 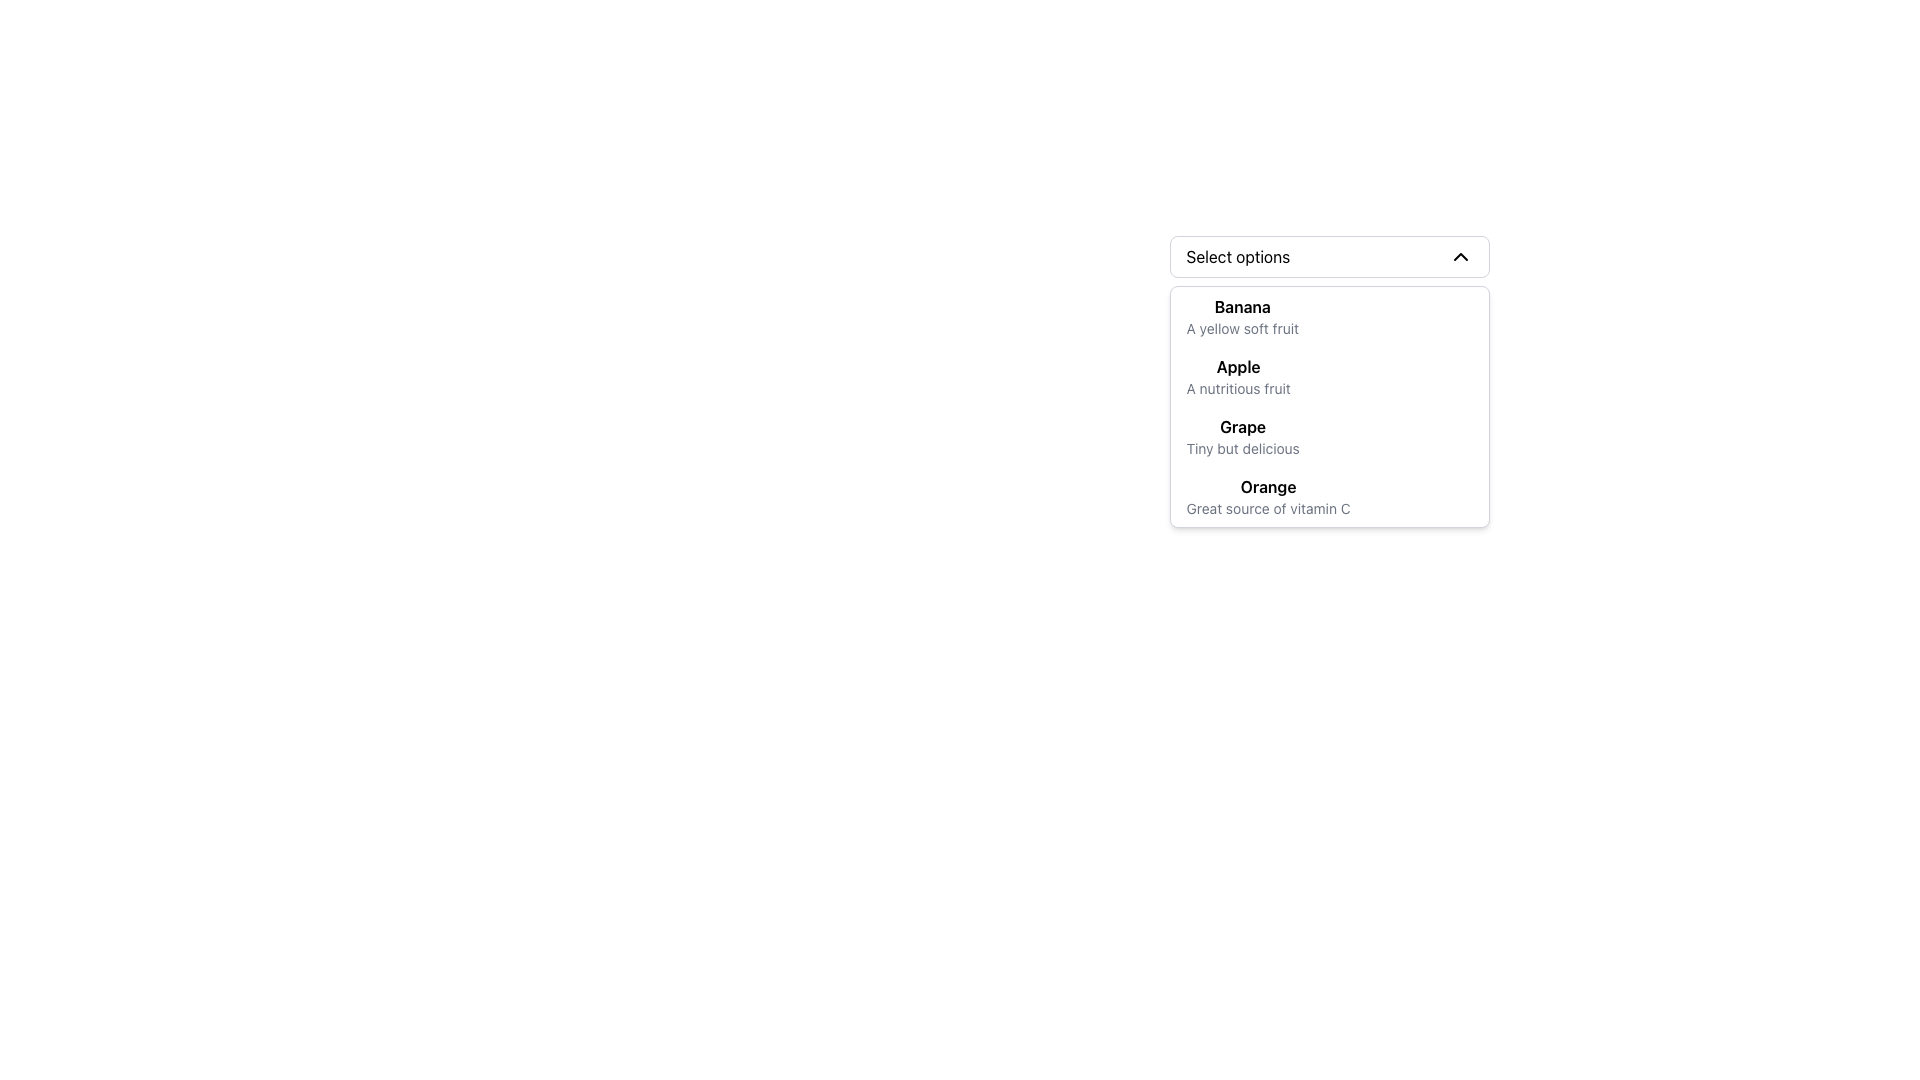 What do you see at coordinates (1329, 496) in the screenshot?
I see `to select the fourth list item labeled 'Orange' in the dropdown menu, which is located below the 'Grape' option` at bounding box center [1329, 496].